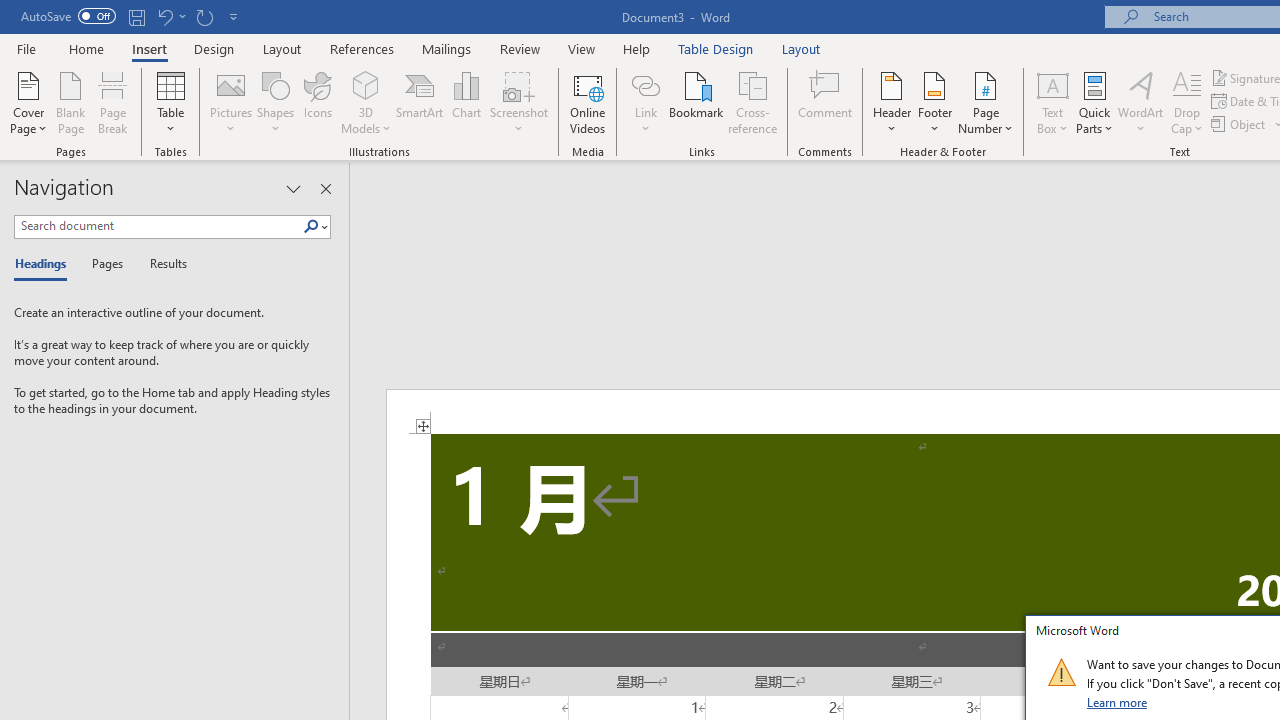  I want to click on 'Cover Page', so click(28, 103).